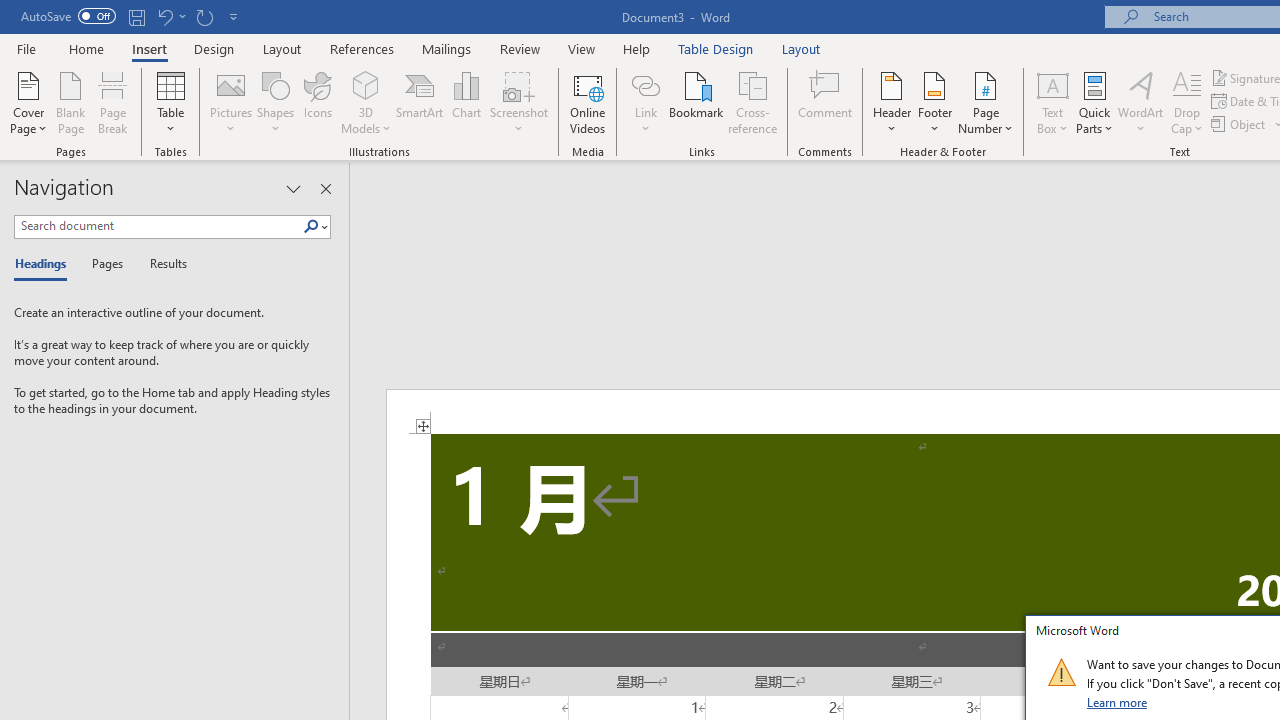  I want to click on 'Cover Page', so click(28, 103).